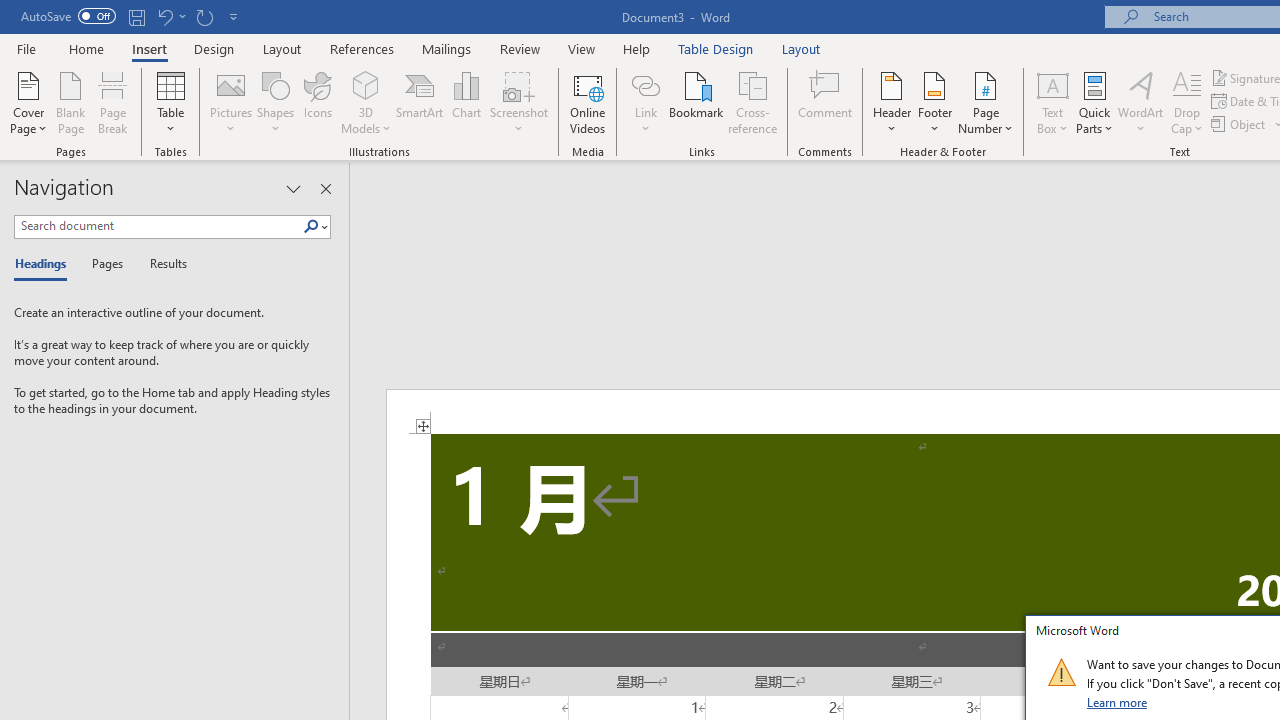  I want to click on 'Cover Page', so click(28, 103).